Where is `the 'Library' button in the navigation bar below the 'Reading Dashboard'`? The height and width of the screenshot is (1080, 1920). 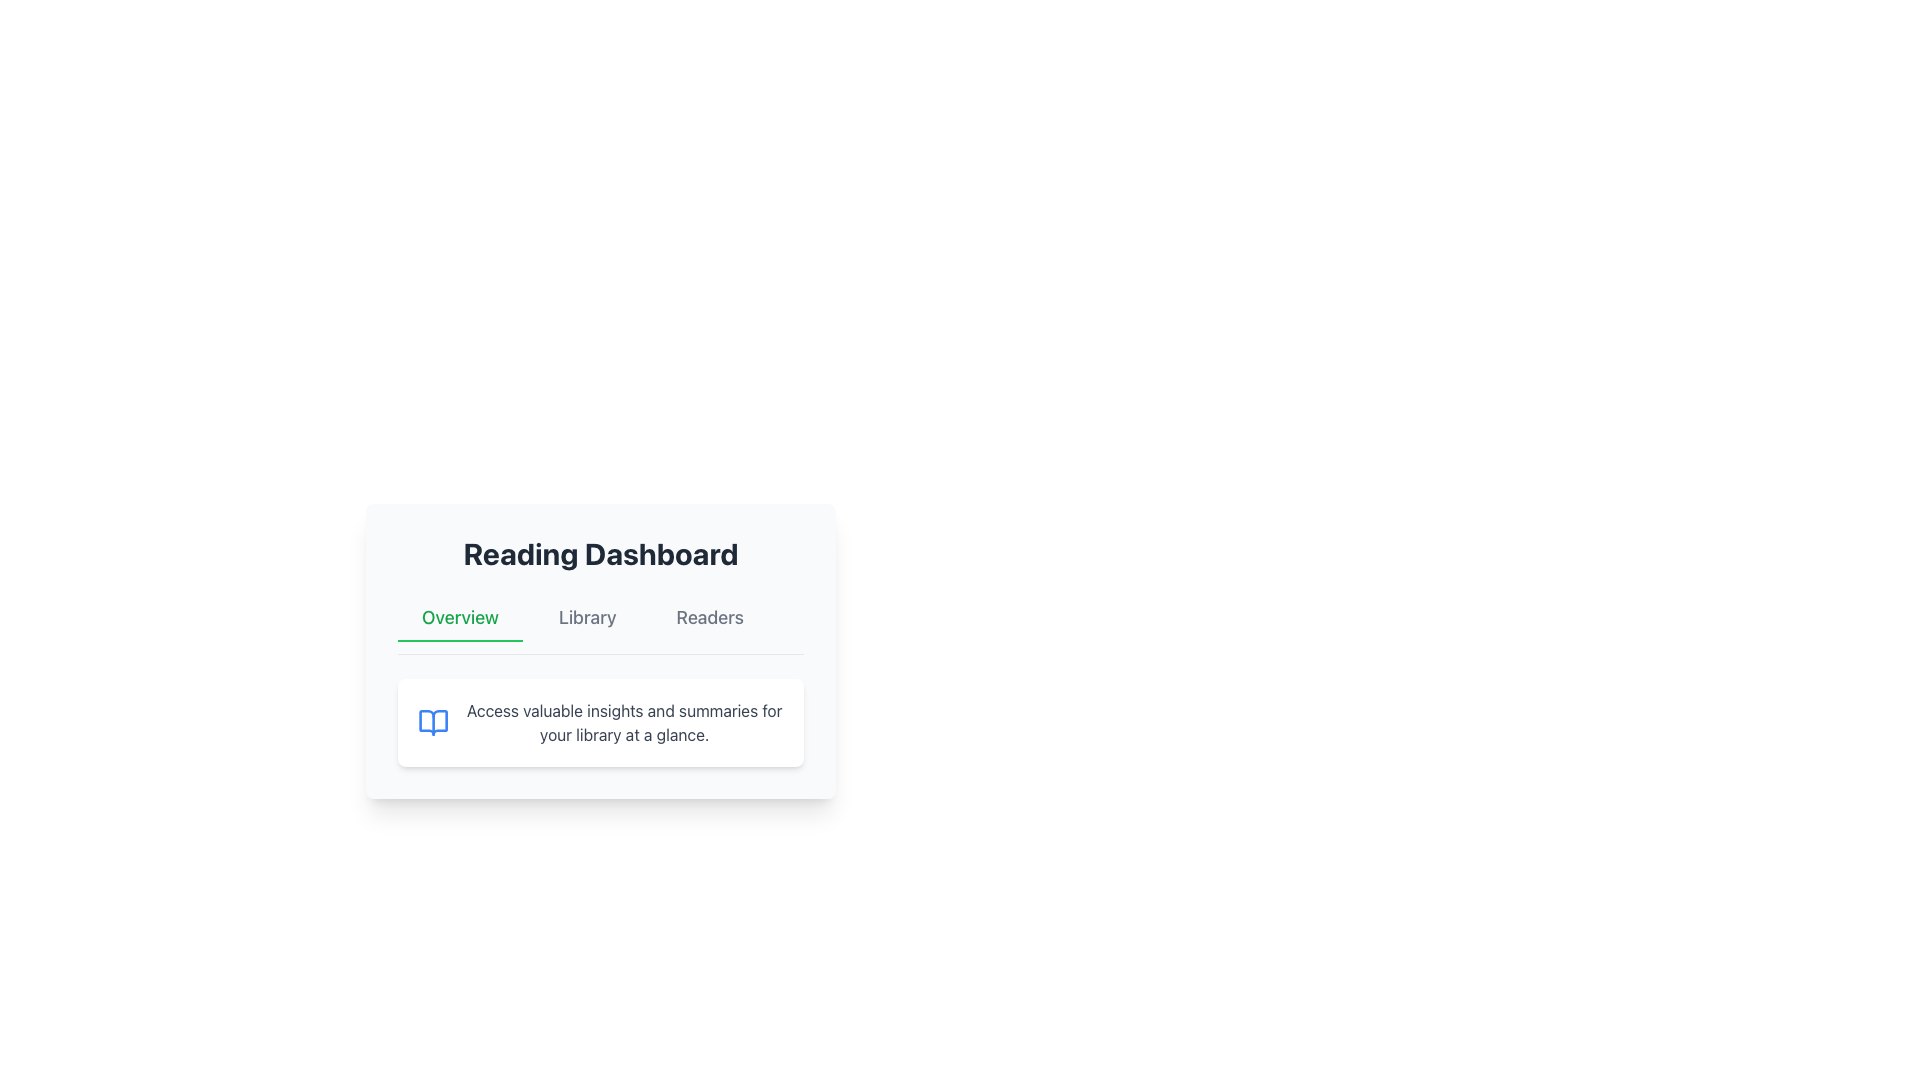 the 'Library' button in the navigation bar below the 'Reading Dashboard' is located at coordinates (586, 617).